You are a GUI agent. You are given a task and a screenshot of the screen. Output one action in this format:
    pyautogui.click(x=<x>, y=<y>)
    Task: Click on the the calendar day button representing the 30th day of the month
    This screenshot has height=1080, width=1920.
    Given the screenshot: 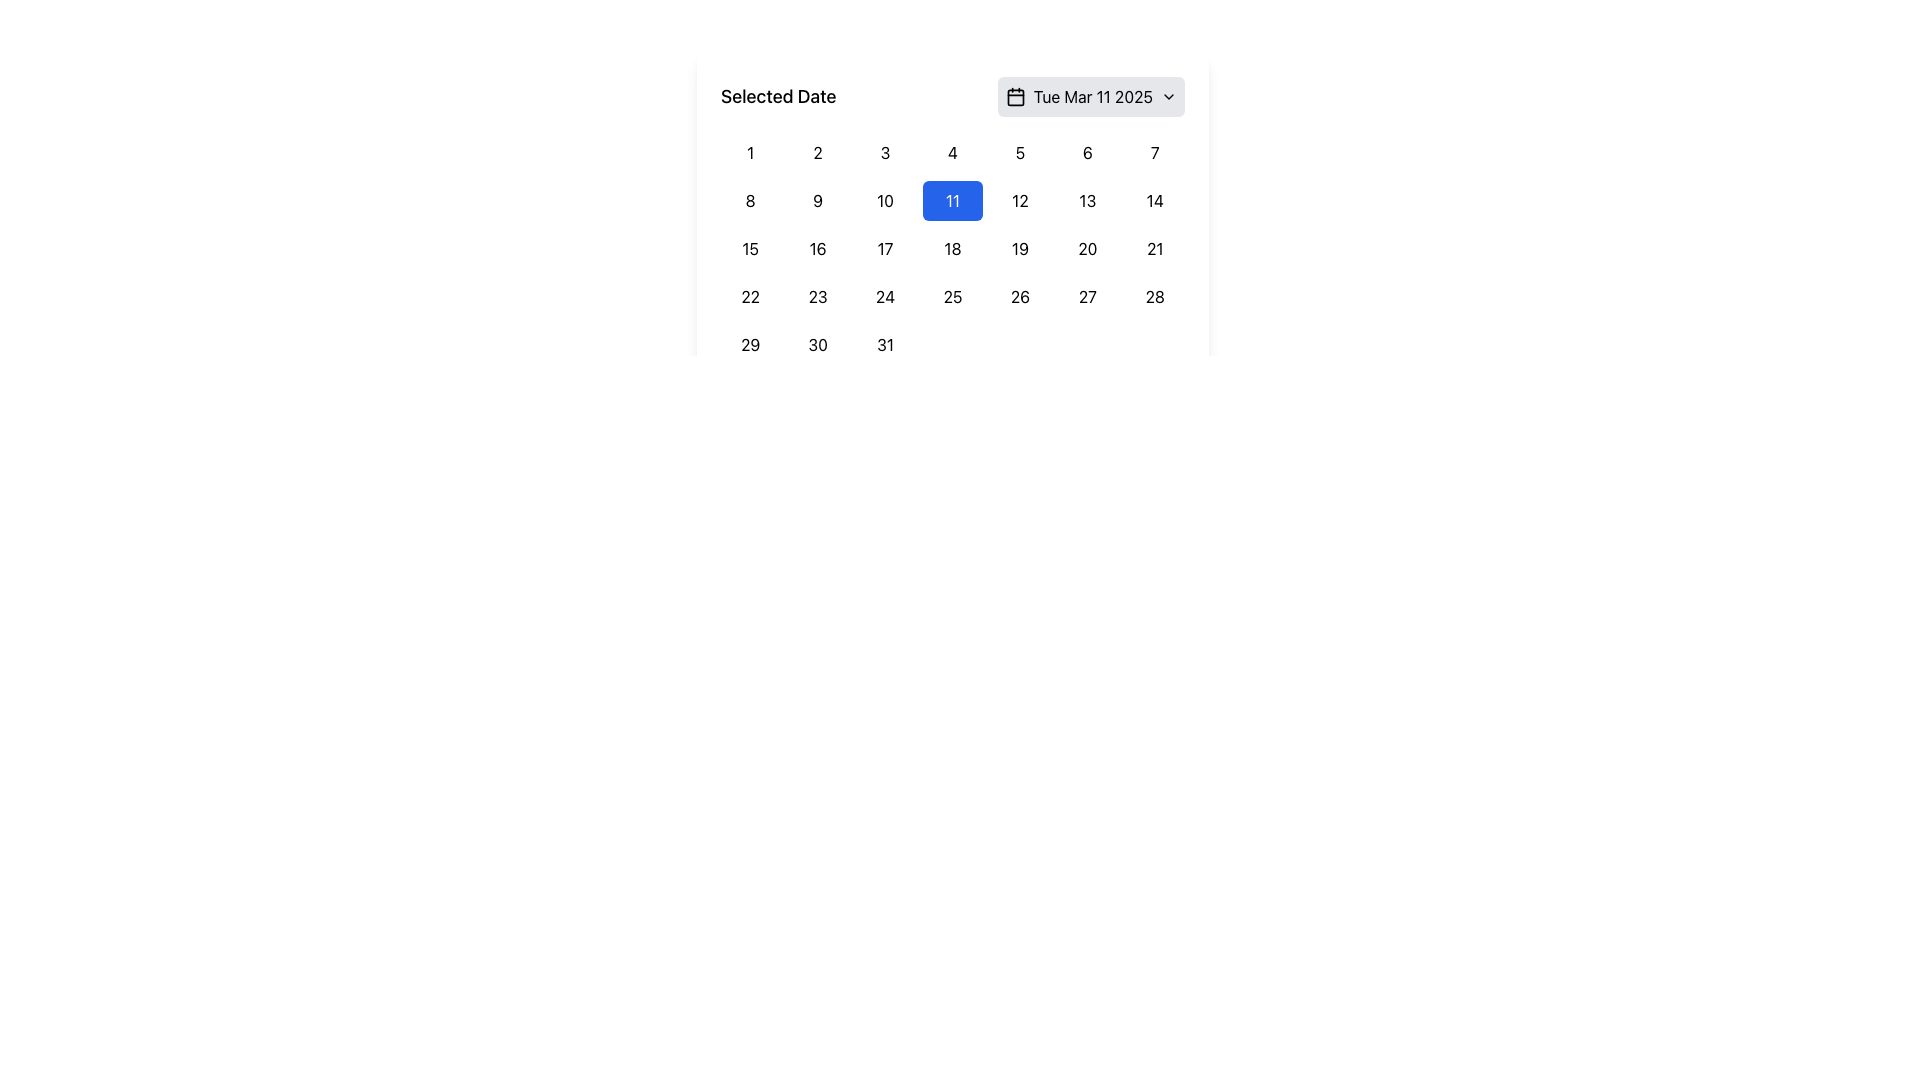 What is the action you would take?
    pyautogui.click(x=817, y=343)
    